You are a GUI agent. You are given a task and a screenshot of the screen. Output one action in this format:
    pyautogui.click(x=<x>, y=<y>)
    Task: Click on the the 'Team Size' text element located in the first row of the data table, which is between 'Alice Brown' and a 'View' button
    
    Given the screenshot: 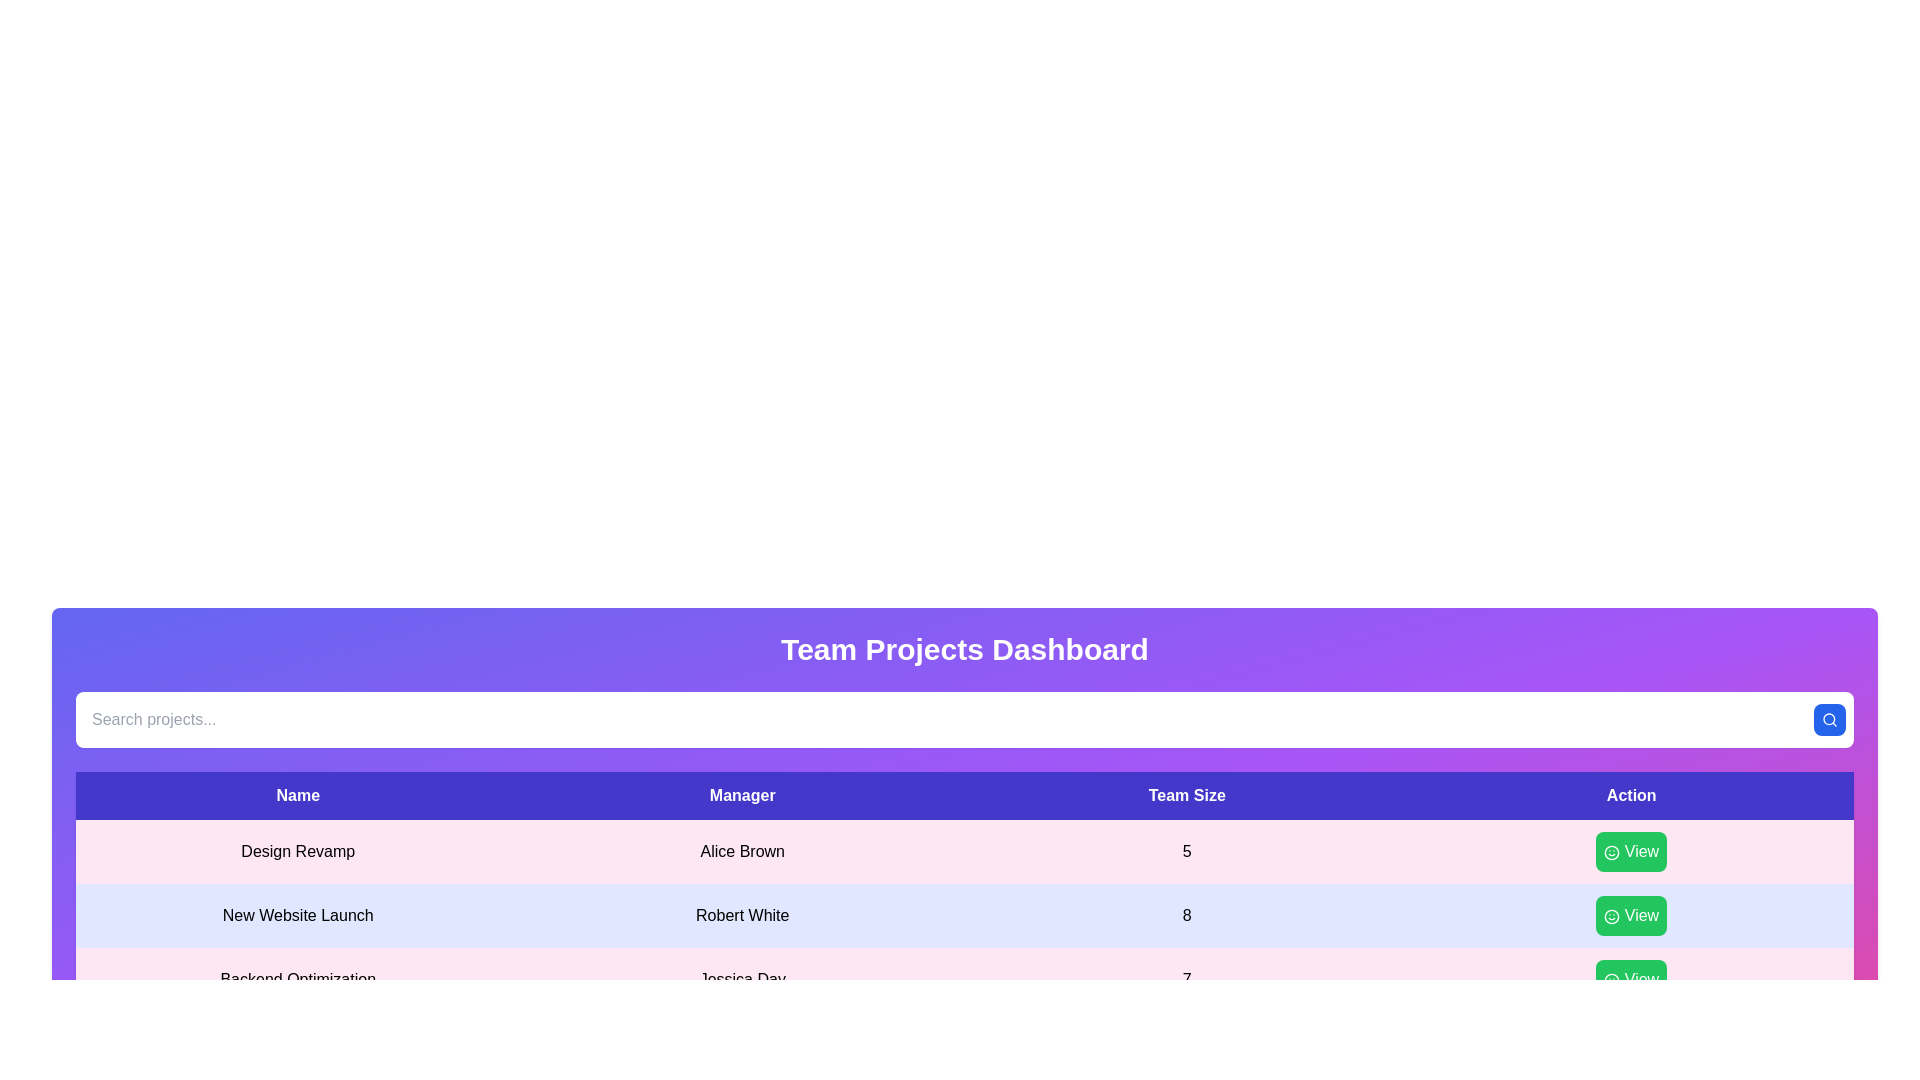 What is the action you would take?
    pyautogui.click(x=1187, y=852)
    